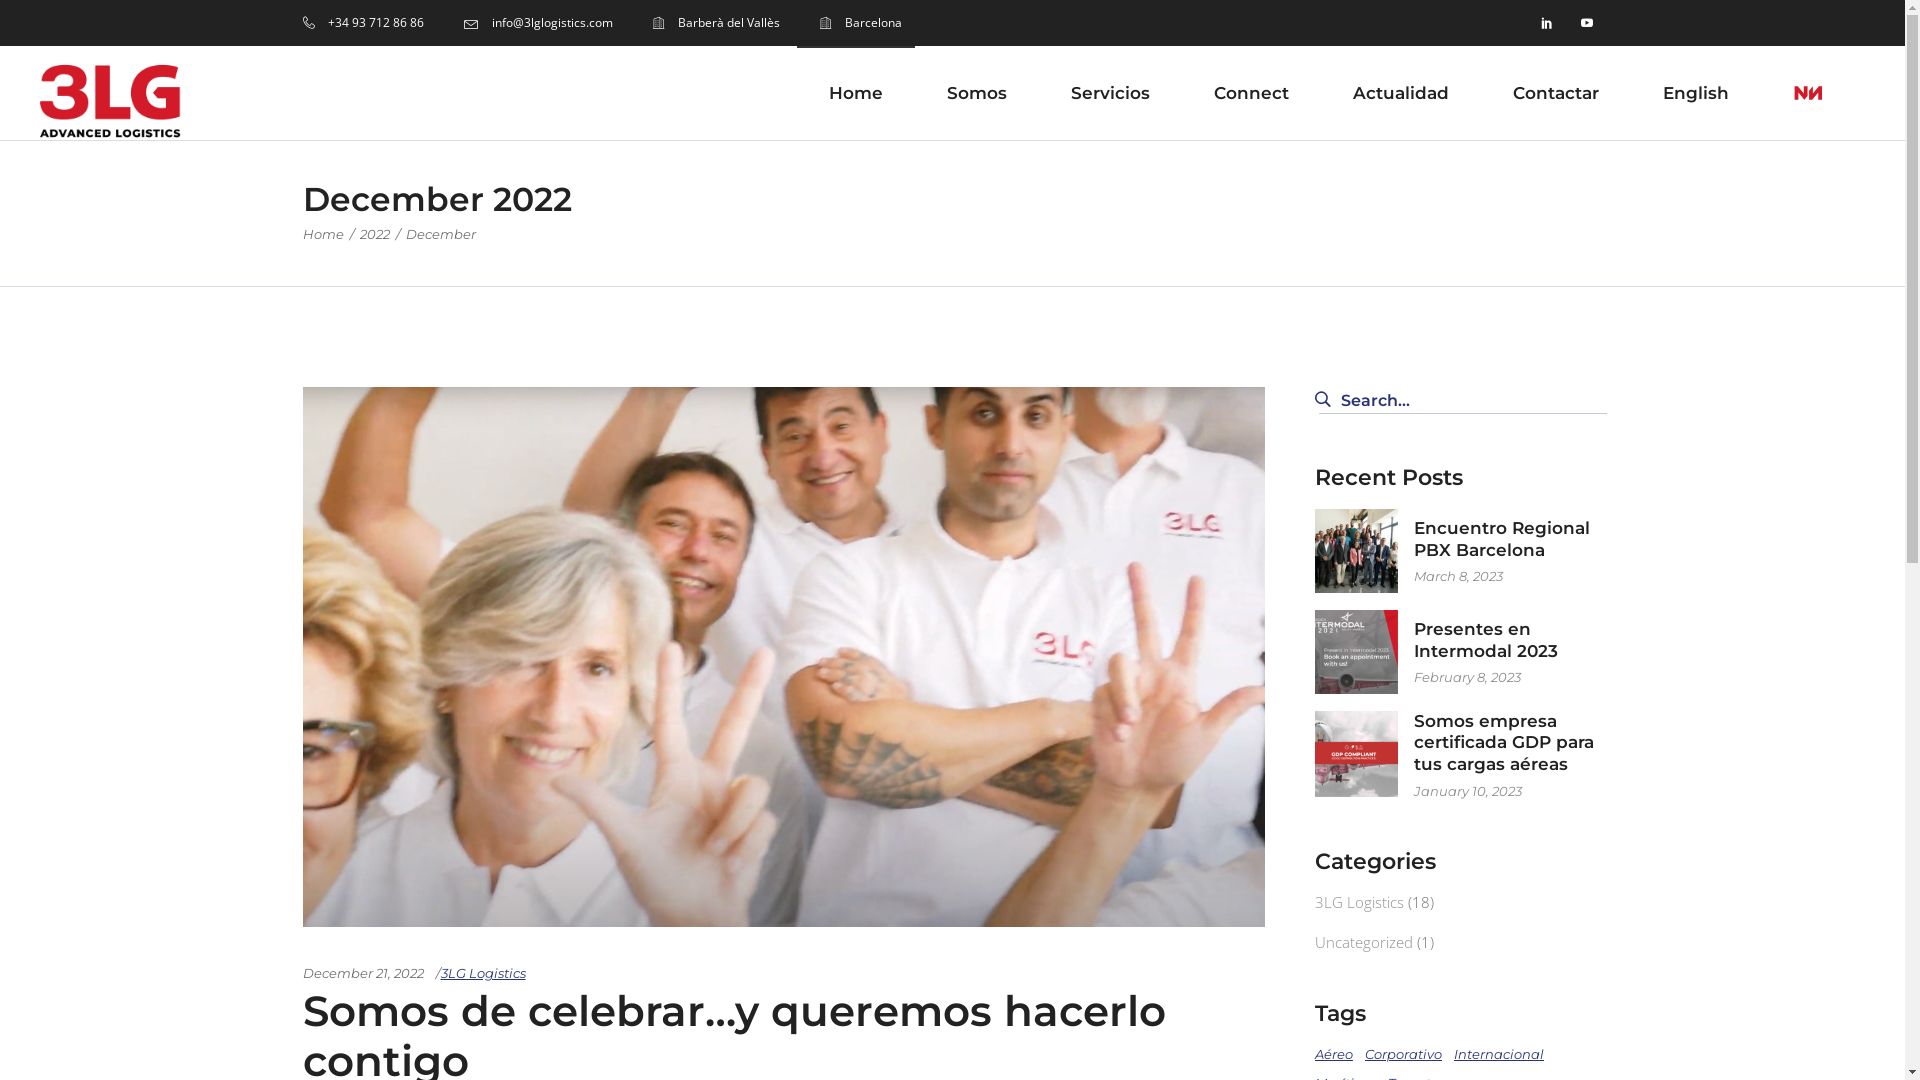  Describe the element at coordinates (362, 971) in the screenshot. I see `'December 21, 2022'` at that location.